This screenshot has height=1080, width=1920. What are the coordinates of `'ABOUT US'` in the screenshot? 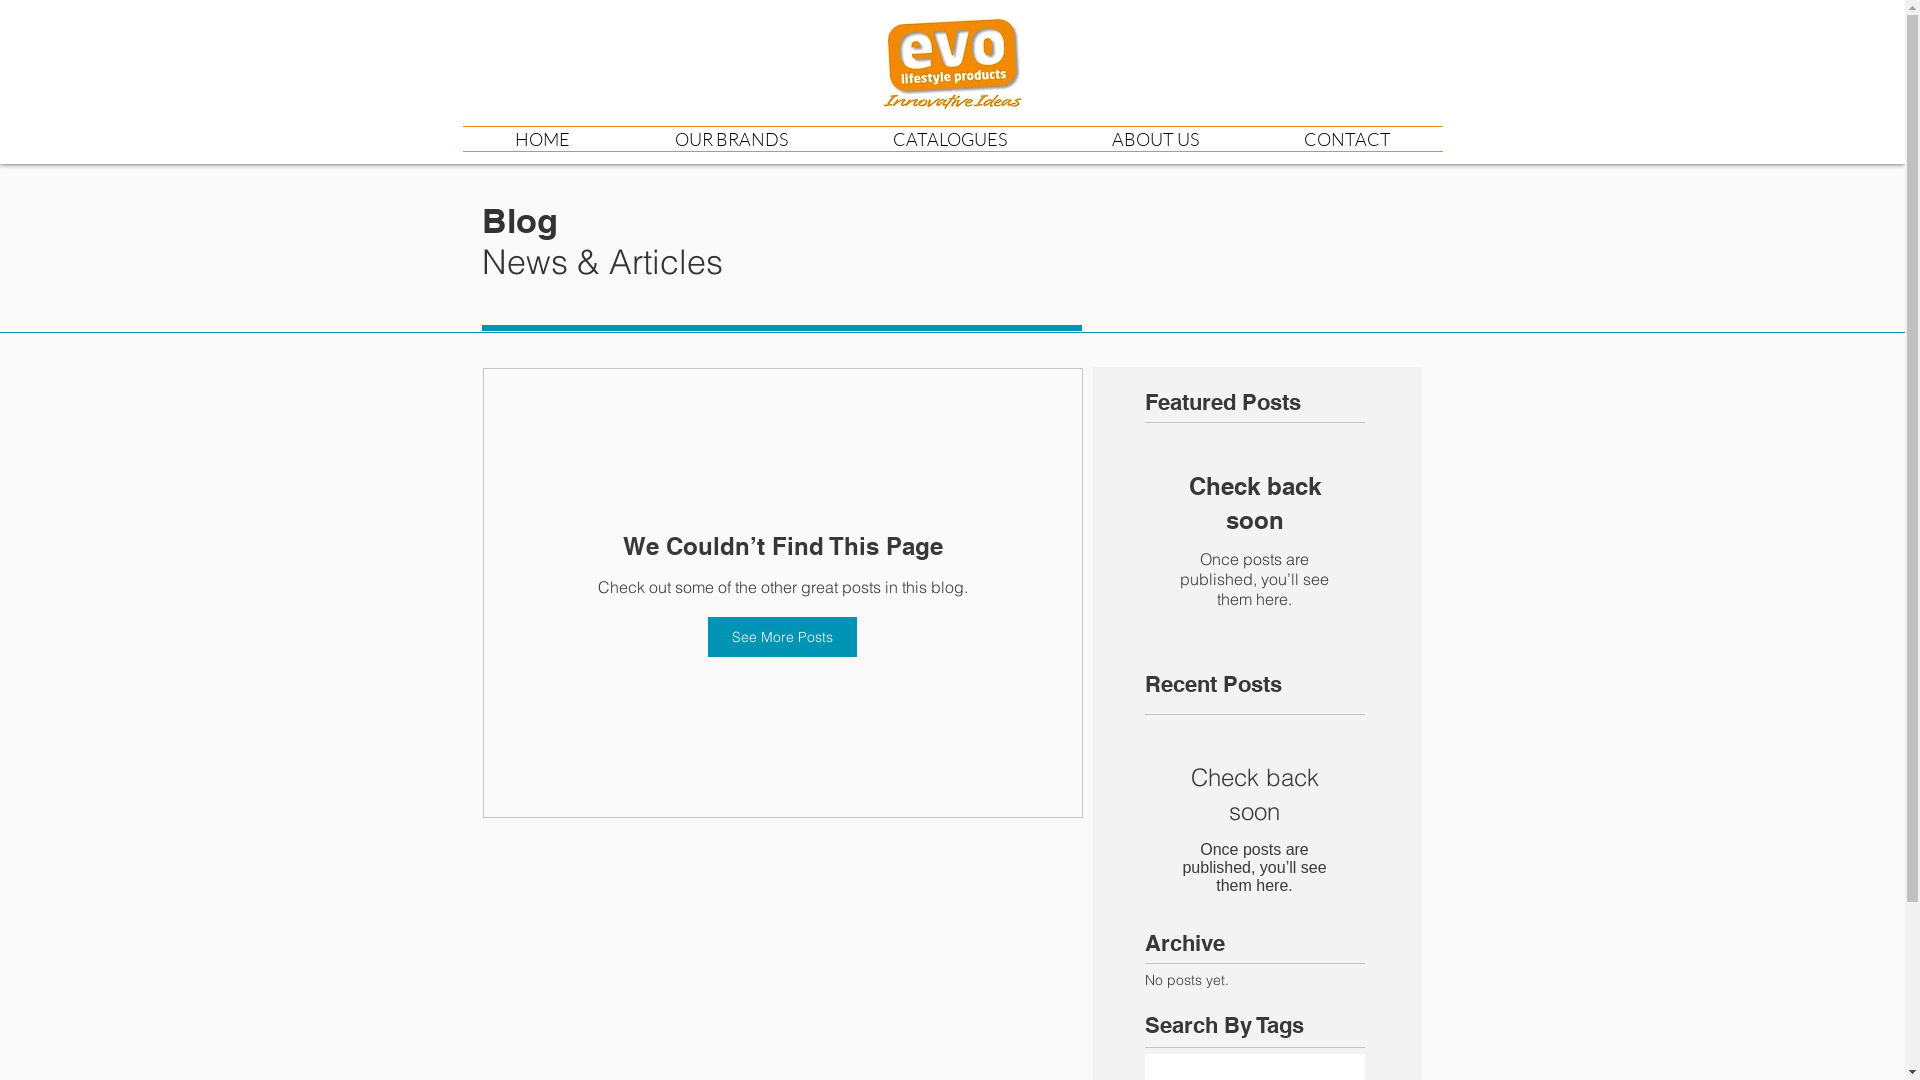 It's located at (1156, 137).